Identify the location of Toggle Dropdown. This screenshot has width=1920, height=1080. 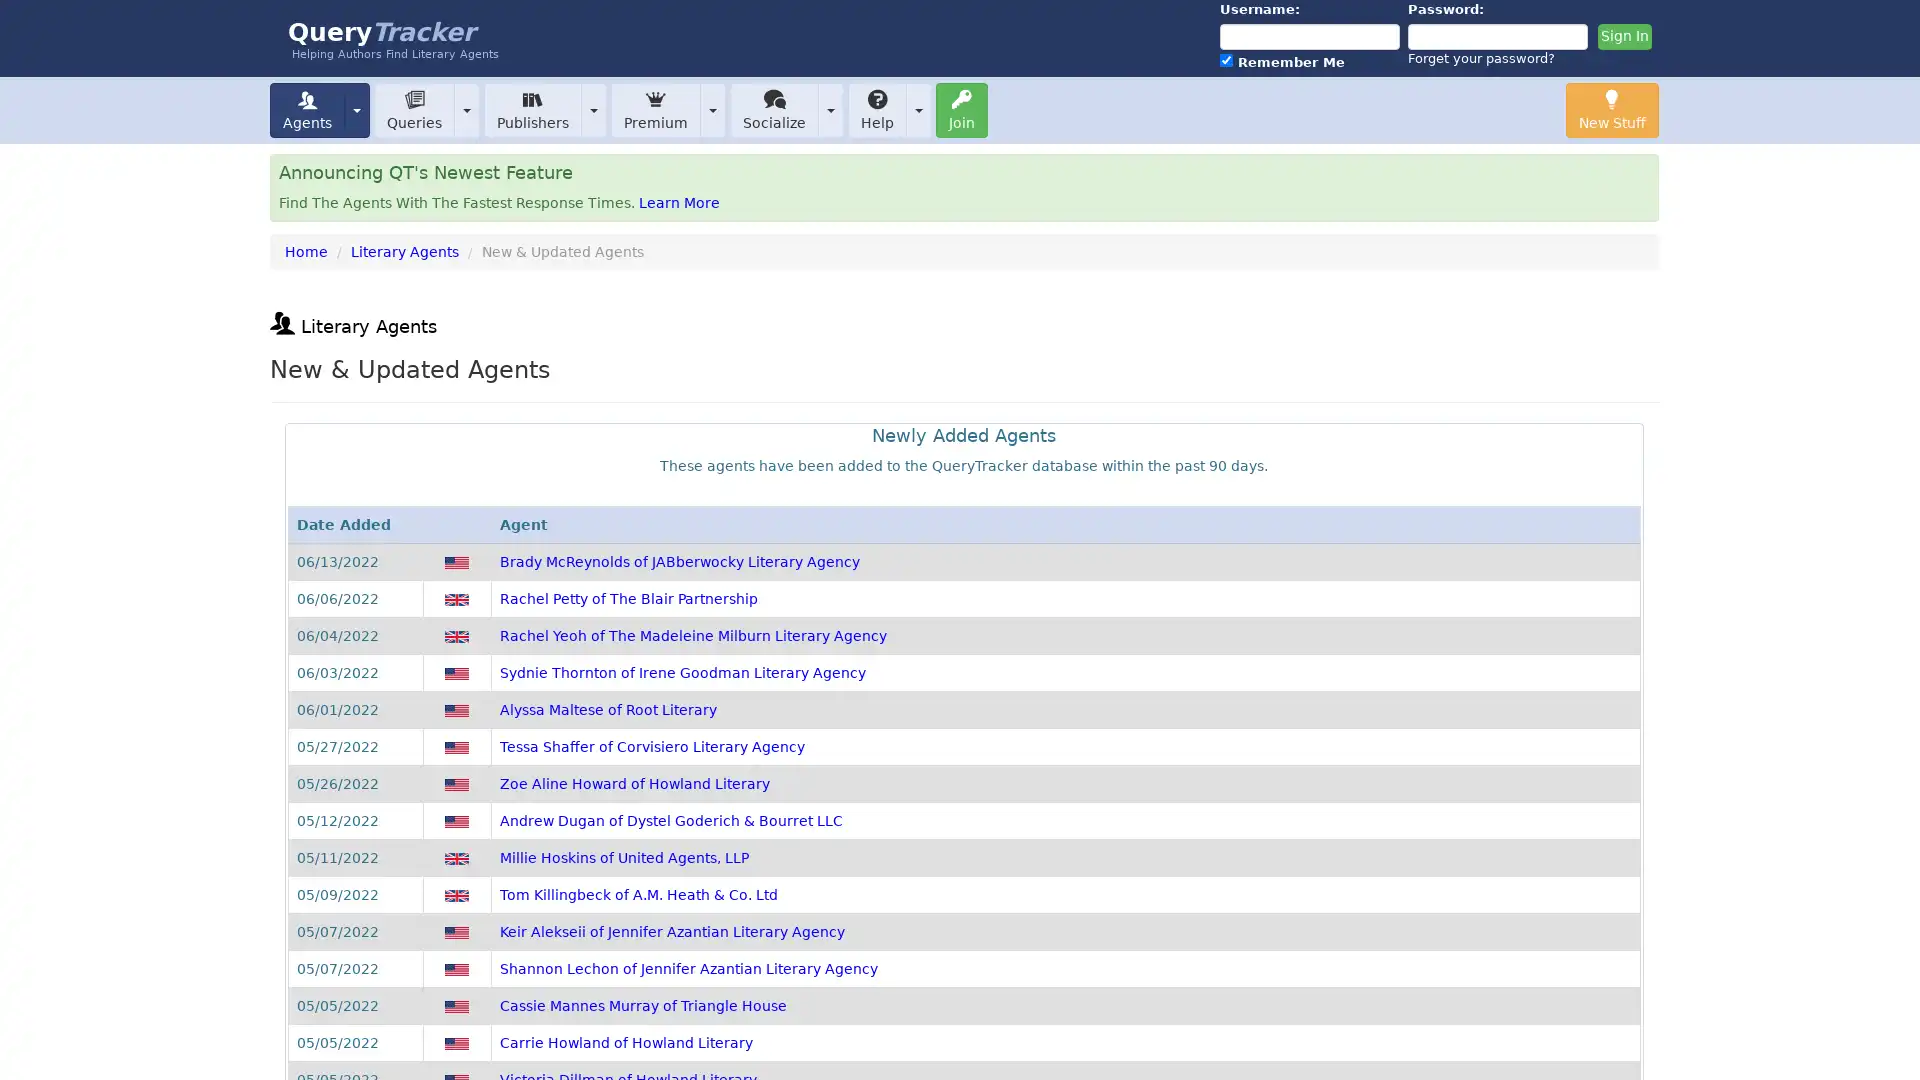
(713, 109).